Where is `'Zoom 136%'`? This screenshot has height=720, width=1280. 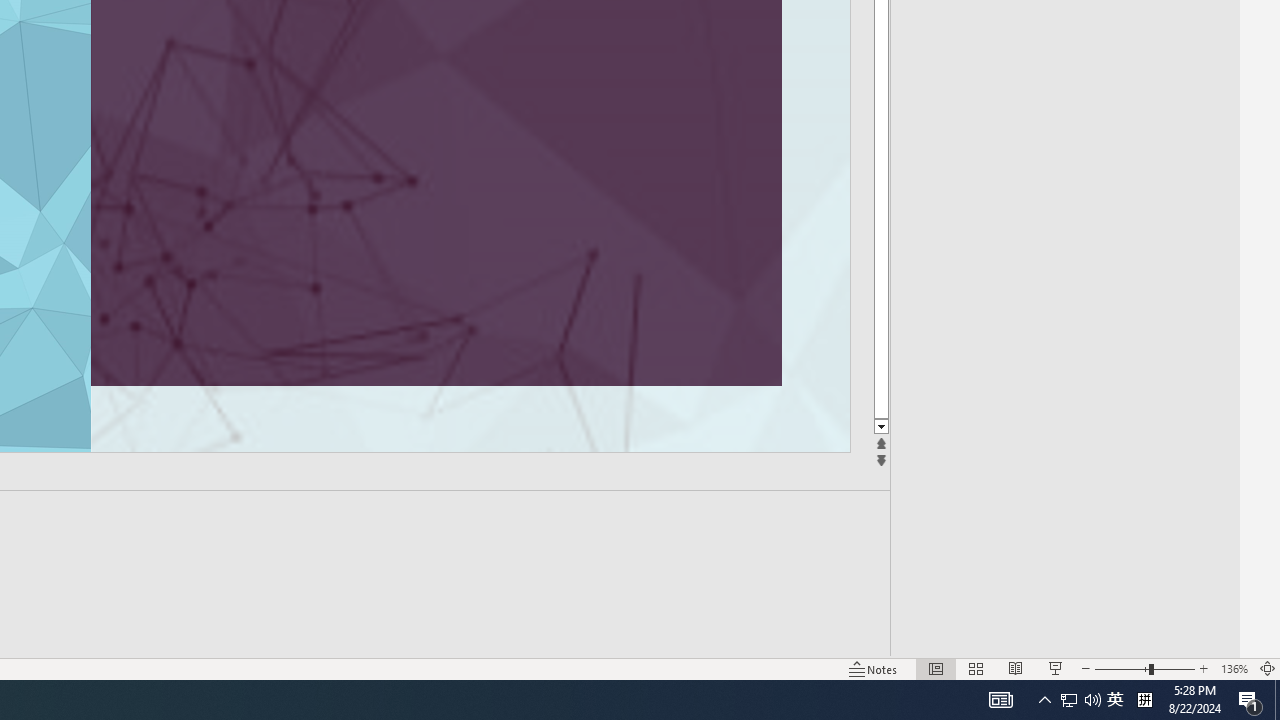
'Zoom 136%' is located at coordinates (1233, 669).